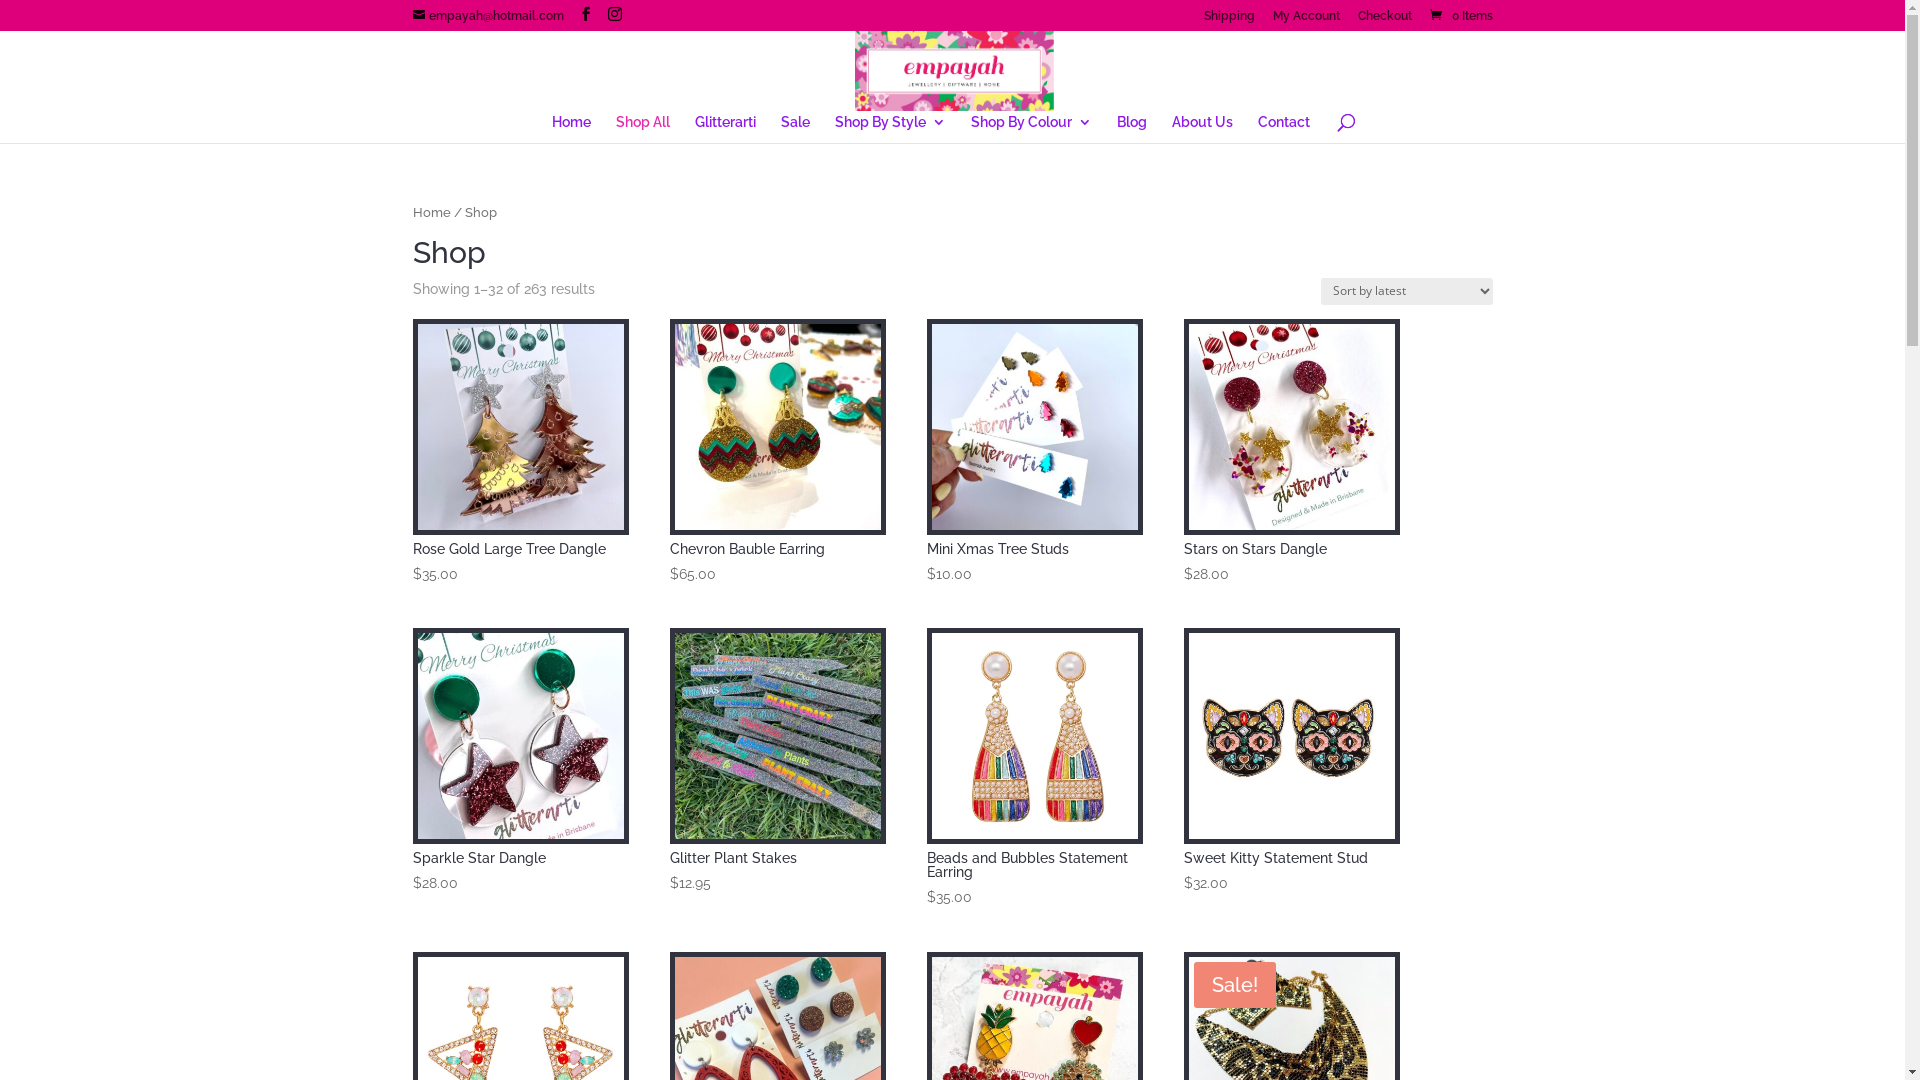 This screenshot has width=1920, height=1080. Describe the element at coordinates (1459, 15) in the screenshot. I see `'0 Items'` at that location.